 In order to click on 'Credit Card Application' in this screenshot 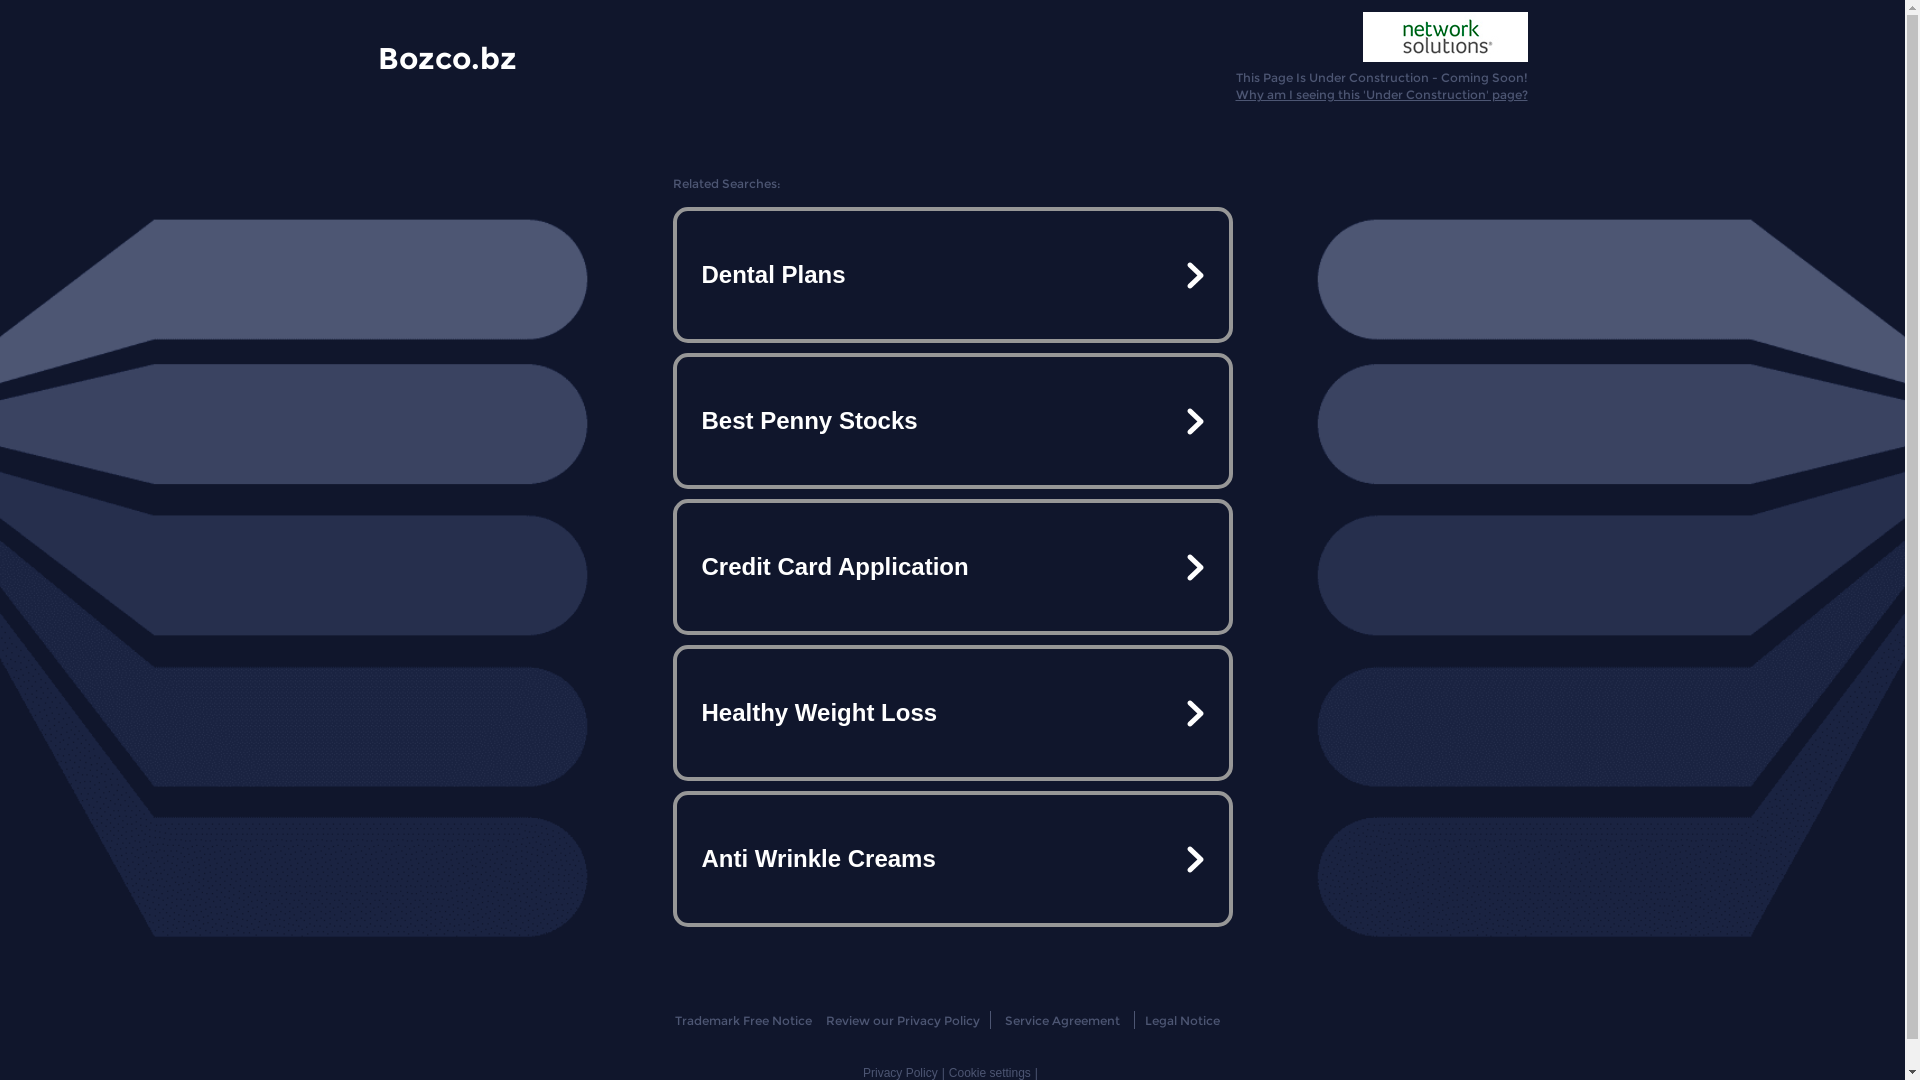, I will do `click(950, 567)`.